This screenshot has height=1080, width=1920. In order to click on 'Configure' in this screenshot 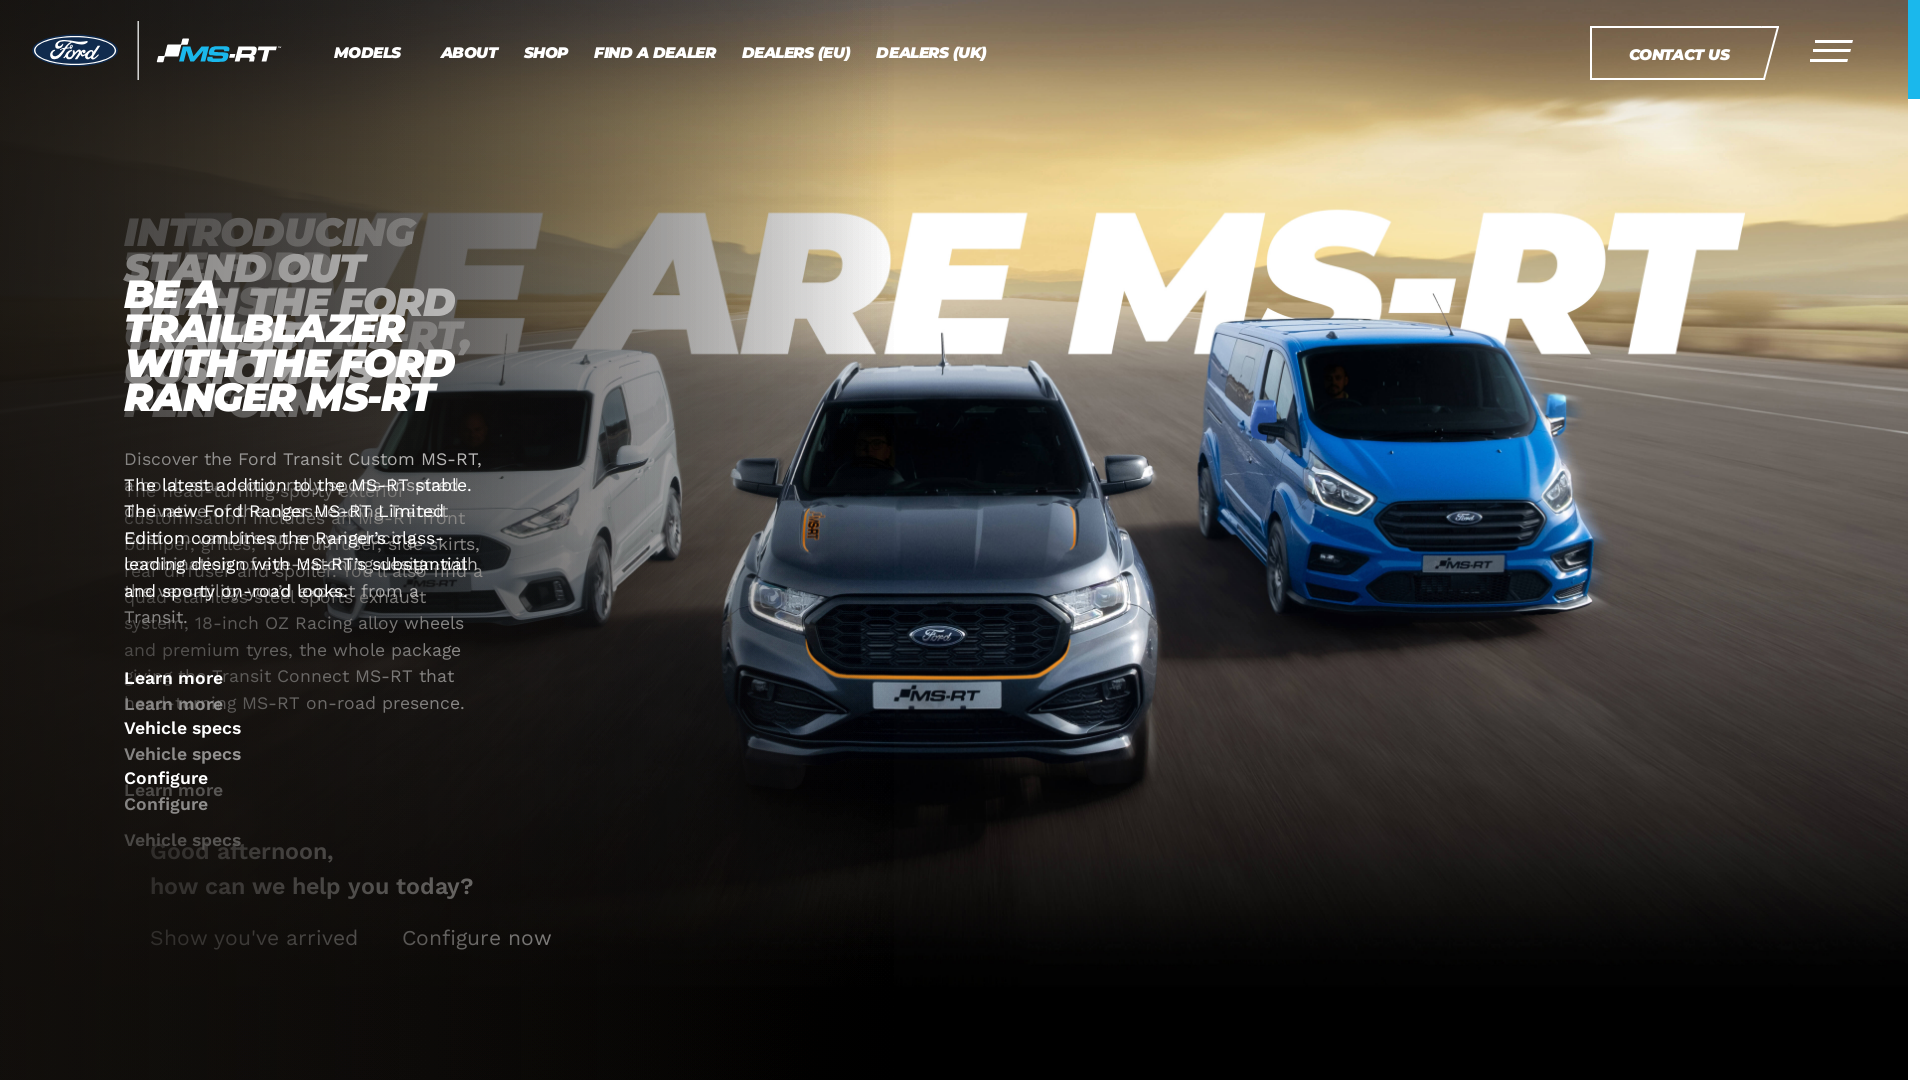, I will do `click(166, 802)`.